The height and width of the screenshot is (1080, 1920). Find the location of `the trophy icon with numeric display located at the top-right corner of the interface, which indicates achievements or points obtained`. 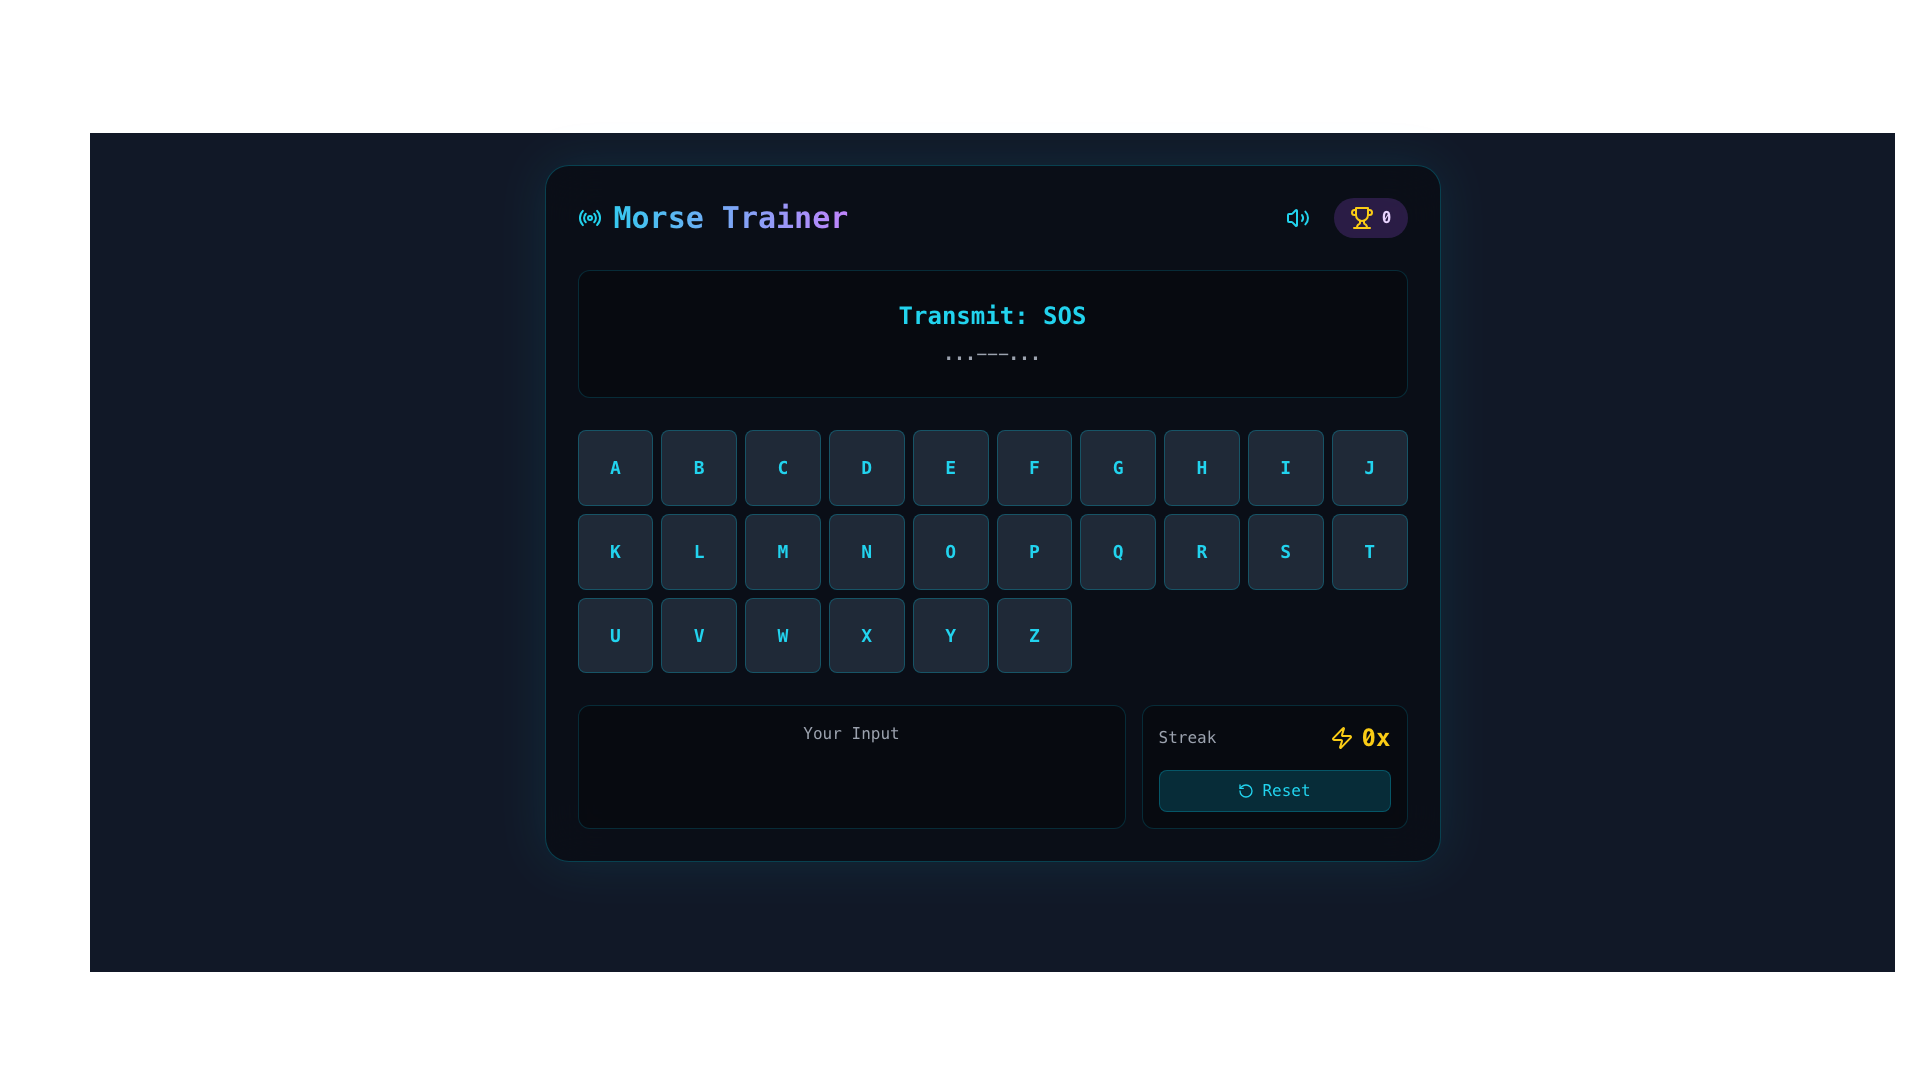

the trophy icon with numeric display located at the top-right corner of the interface, which indicates achievements or points obtained is located at coordinates (1369, 218).